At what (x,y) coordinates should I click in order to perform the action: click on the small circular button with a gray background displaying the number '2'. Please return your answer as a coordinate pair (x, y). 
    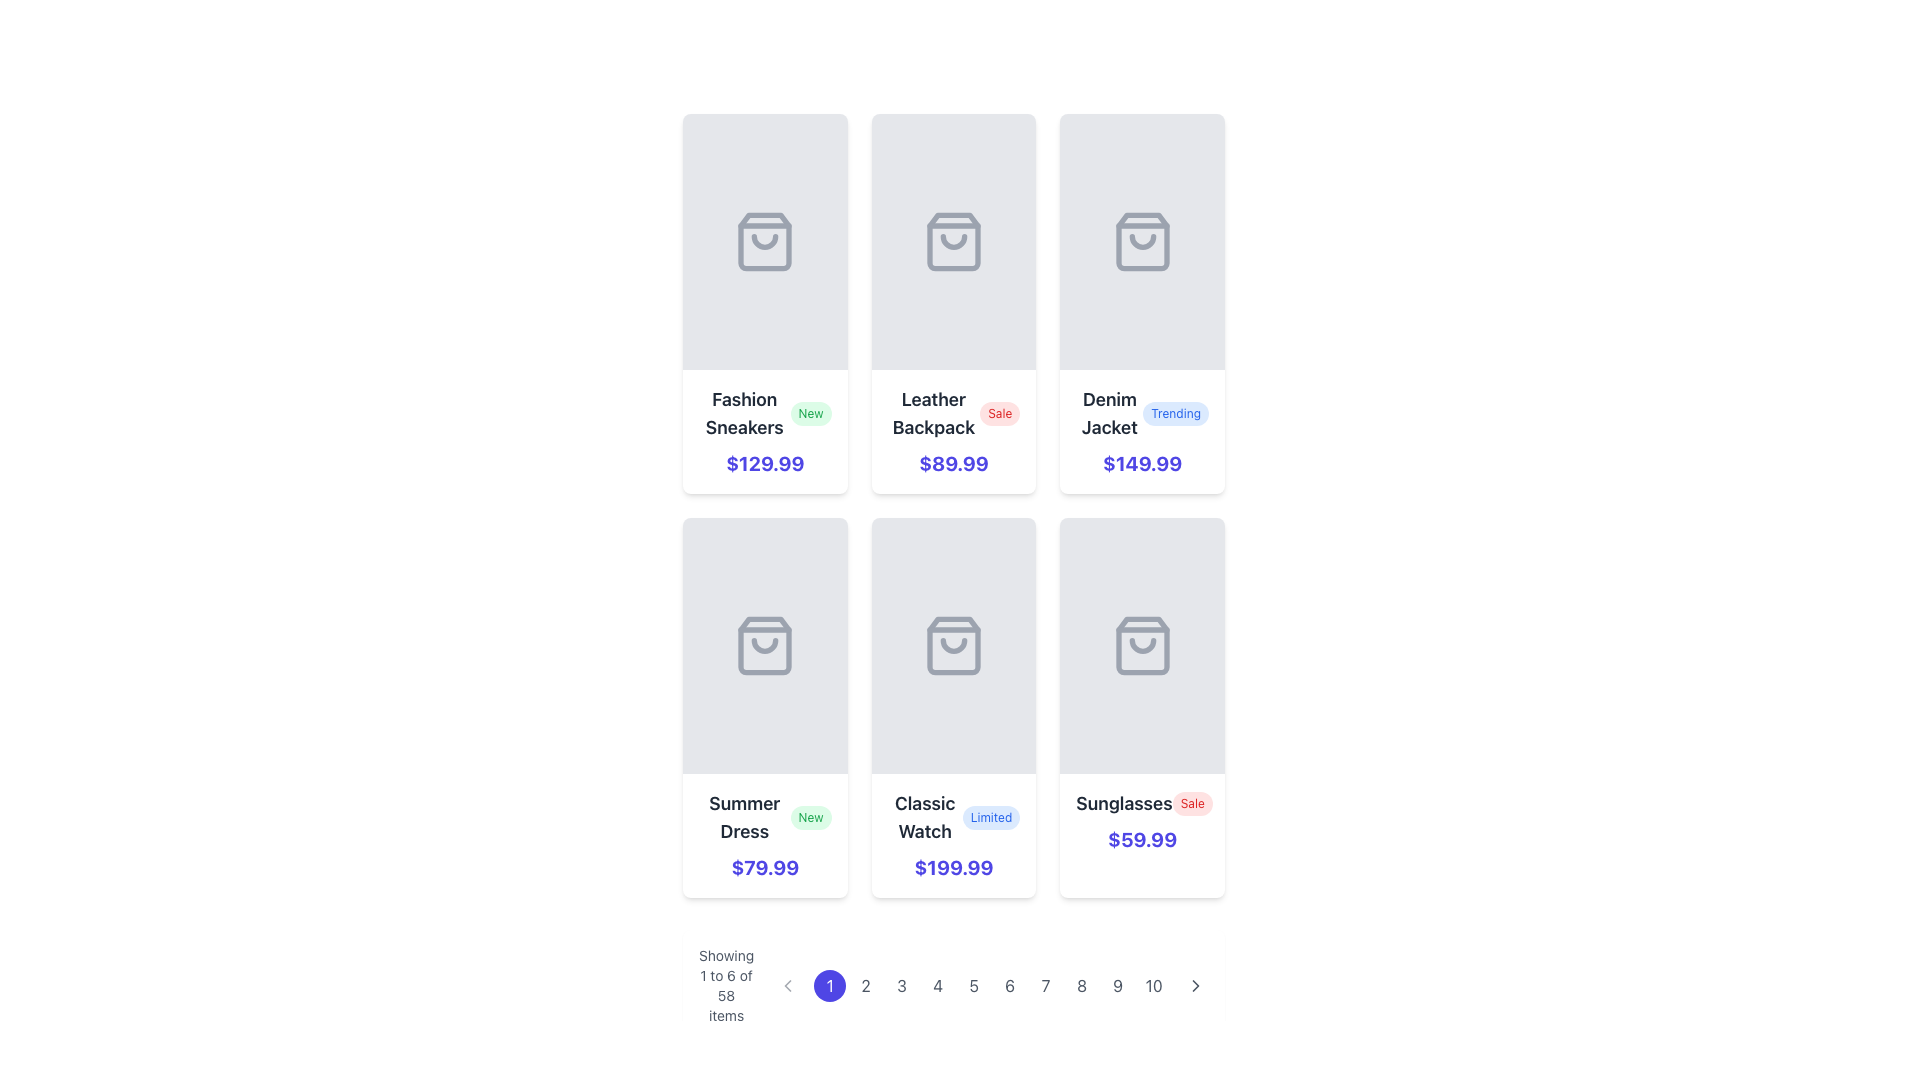
    Looking at the image, I should click on (866, 985).